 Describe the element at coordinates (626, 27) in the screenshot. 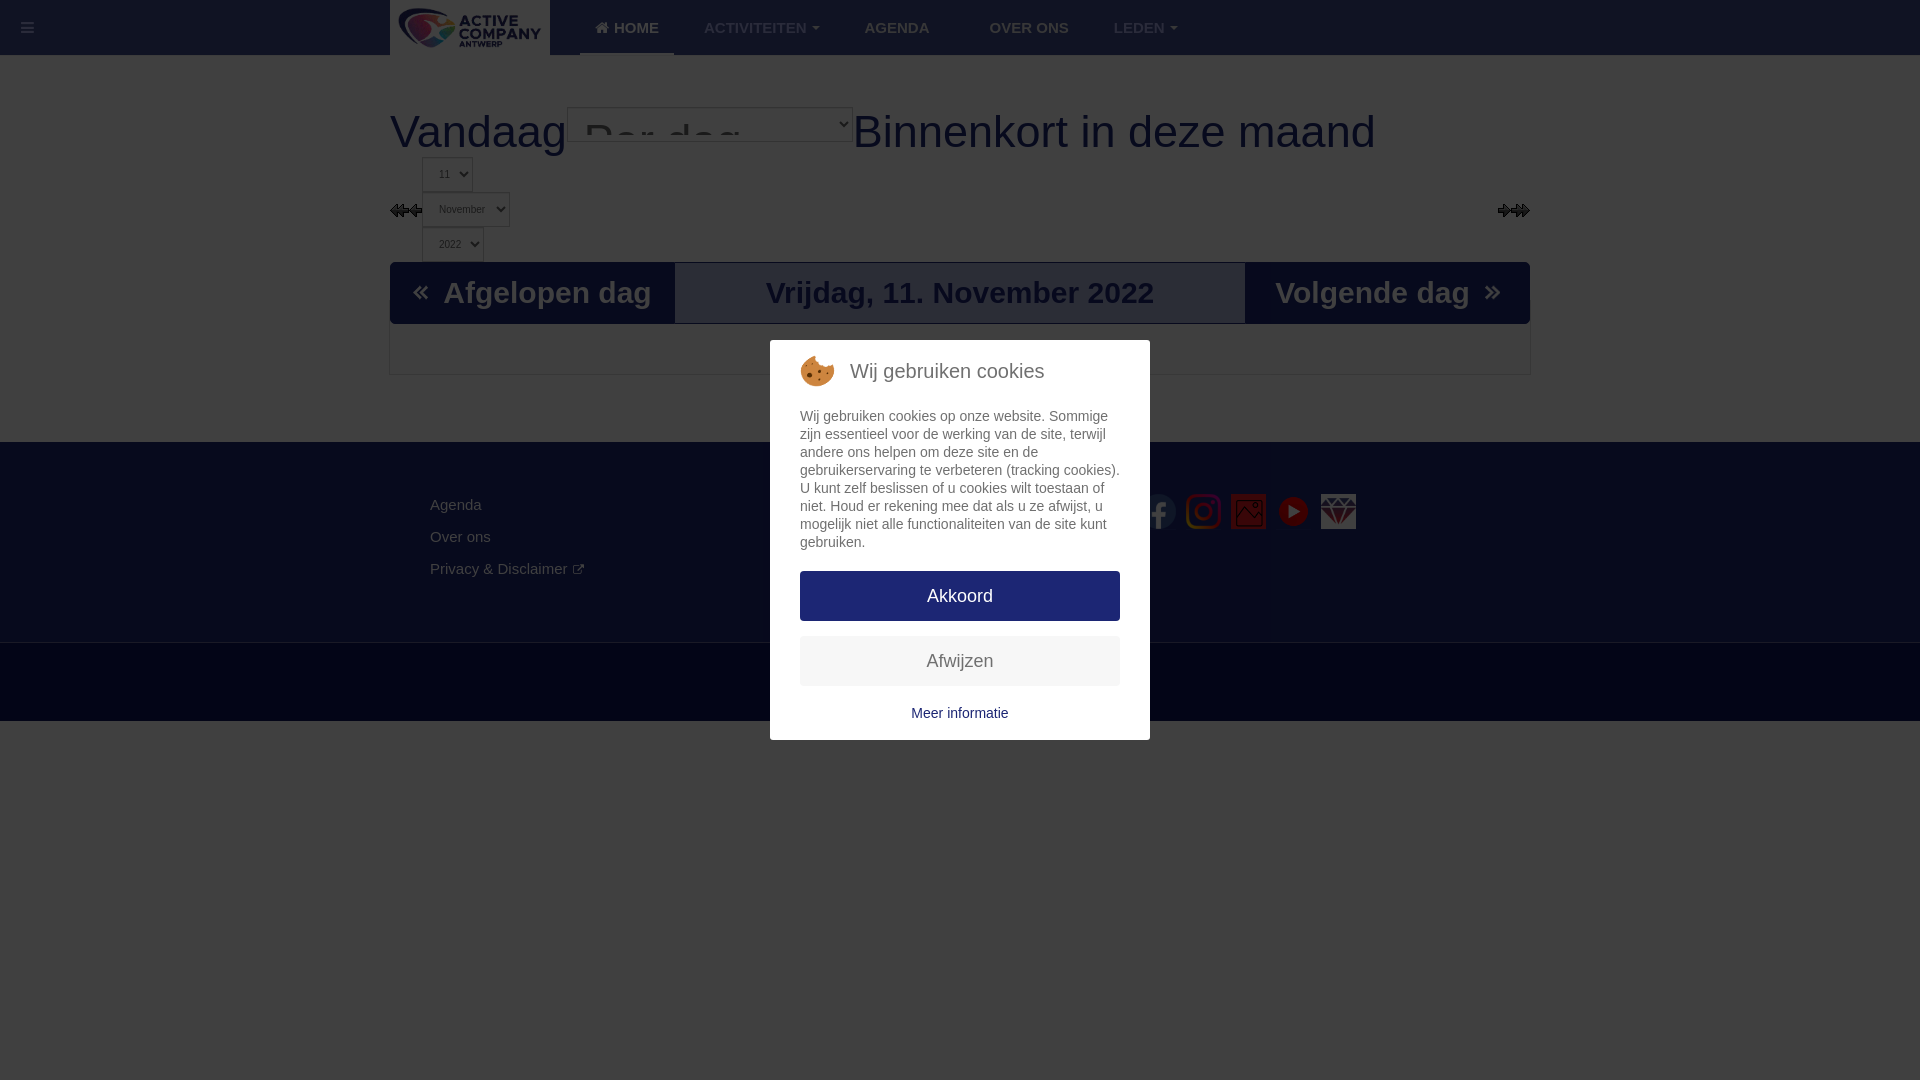

I see `'HOME'` at that location.